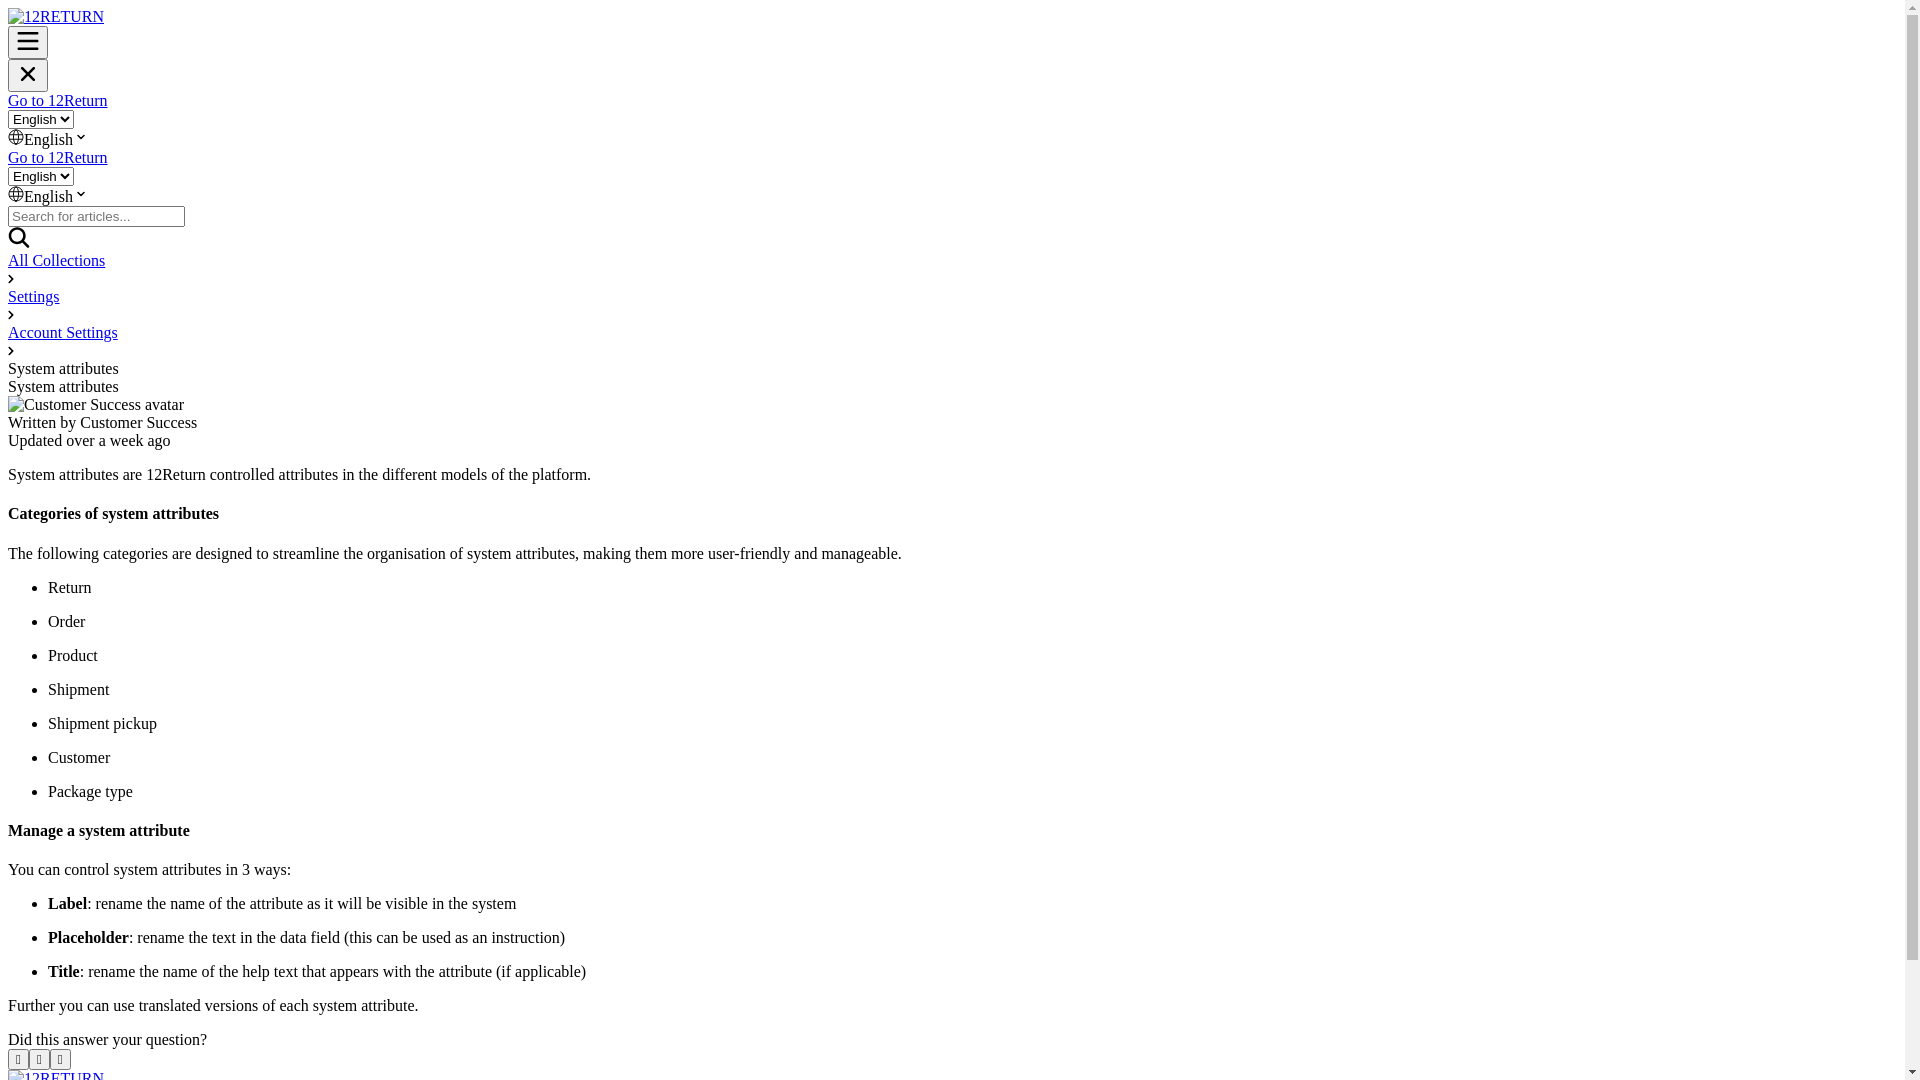 The width and height of the screenshot is (1920, 1080). I want to click on 'Go to 12Return', so click(57, 156).